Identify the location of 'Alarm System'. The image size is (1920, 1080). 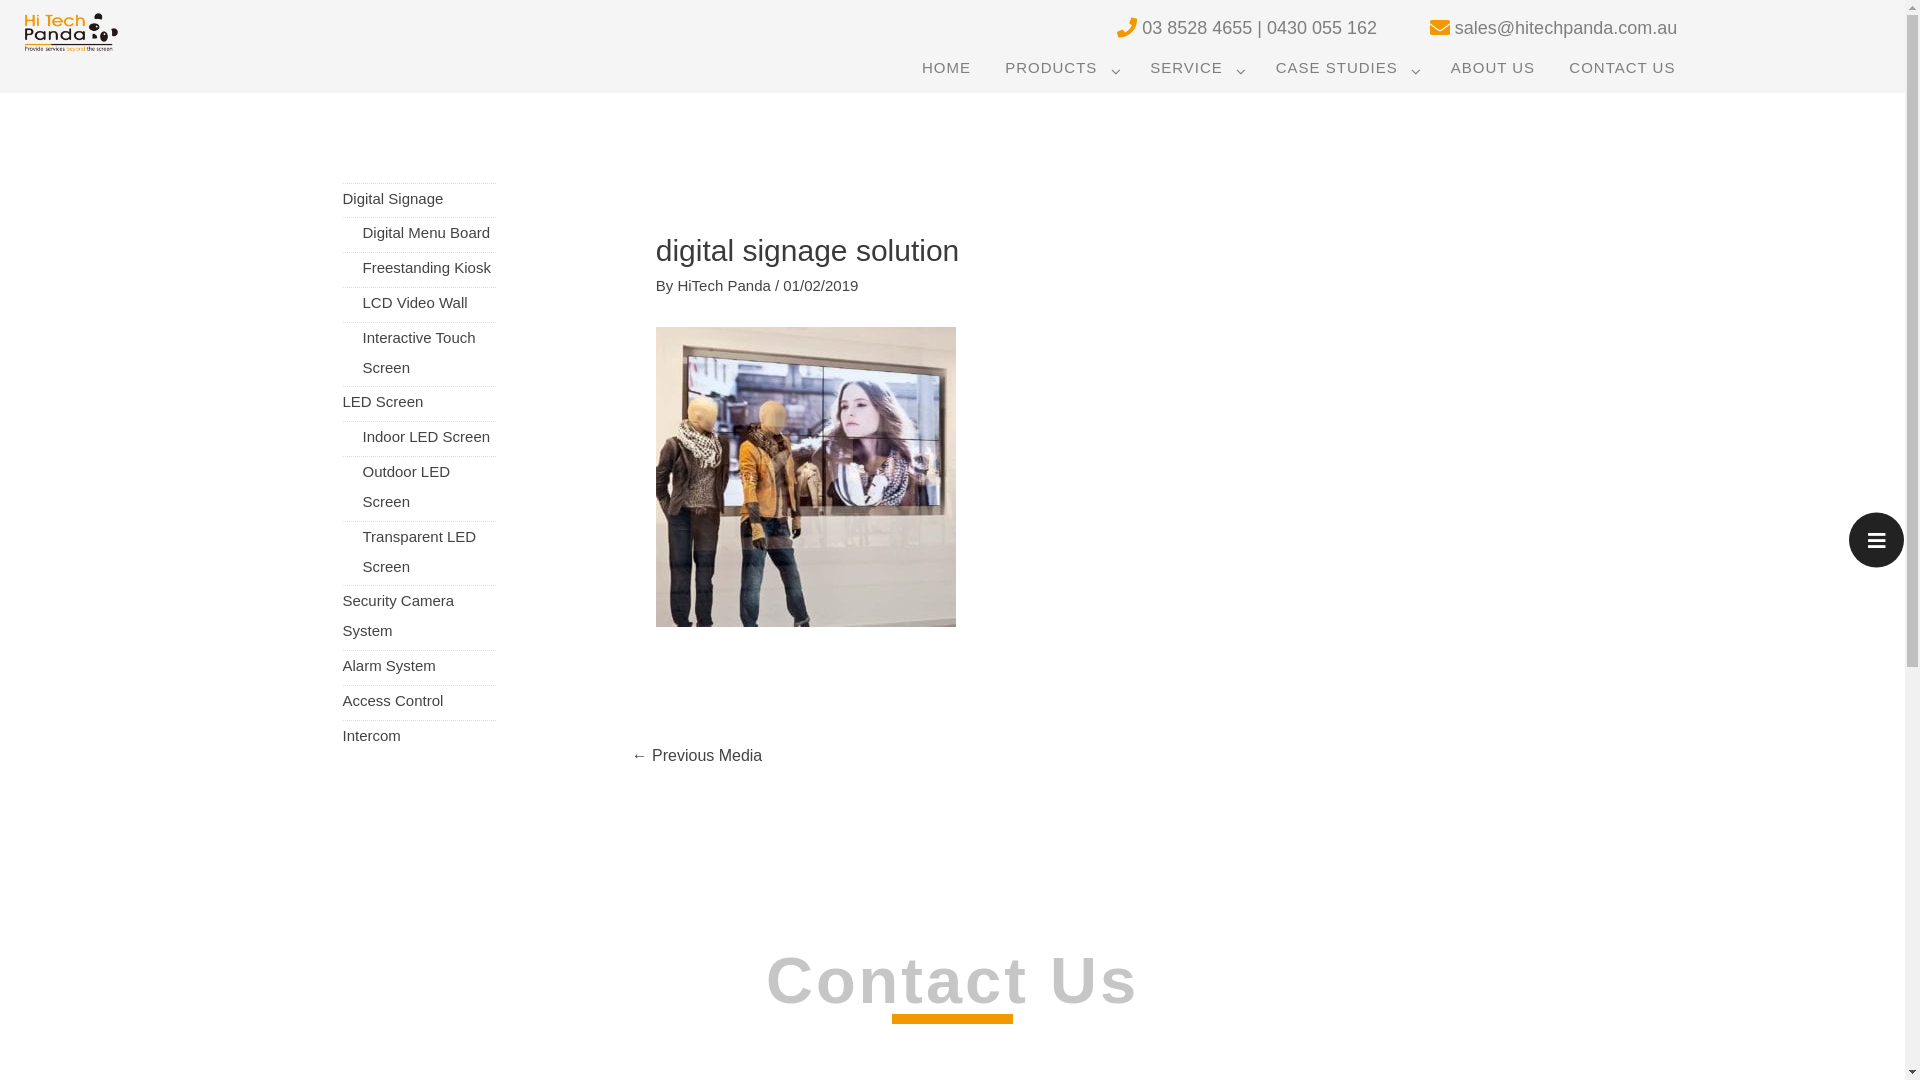
(388, 665).